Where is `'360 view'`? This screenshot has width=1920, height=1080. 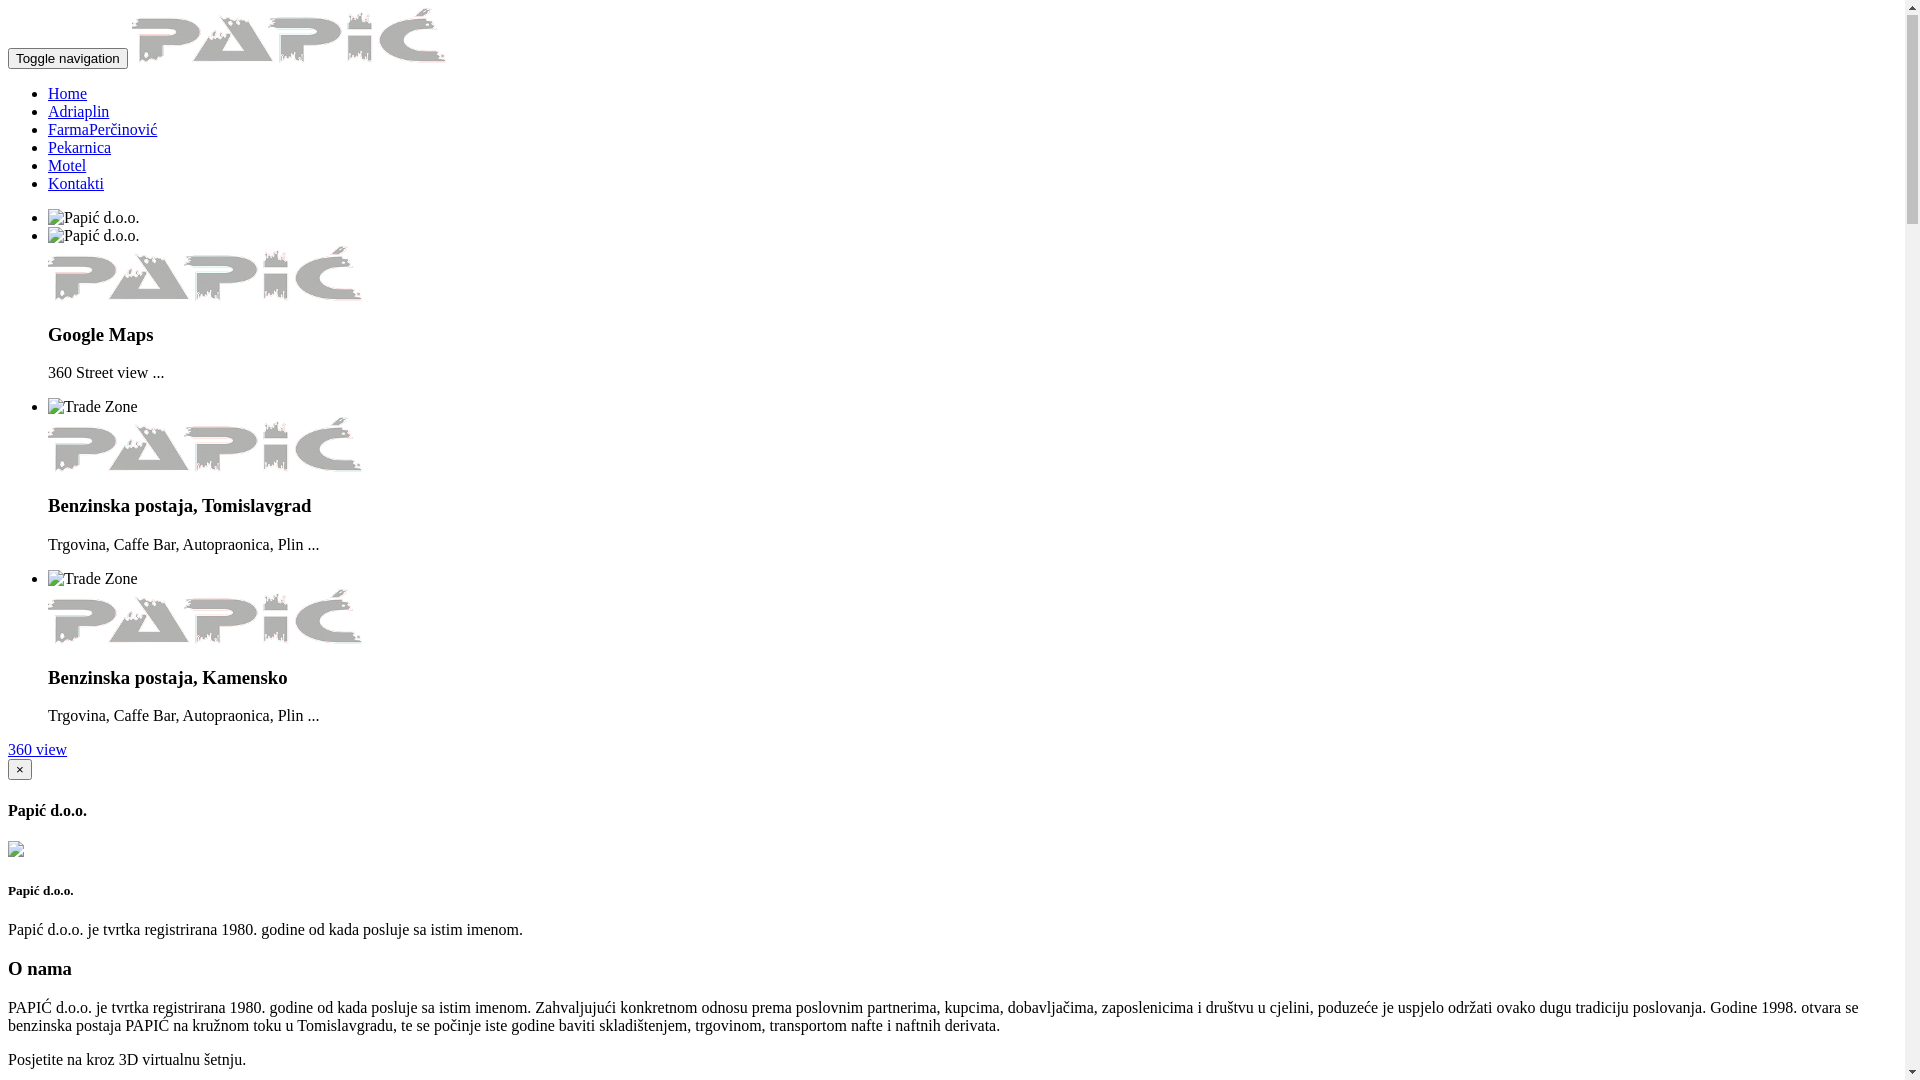
'360 view' is located at coordinates (37, 750).